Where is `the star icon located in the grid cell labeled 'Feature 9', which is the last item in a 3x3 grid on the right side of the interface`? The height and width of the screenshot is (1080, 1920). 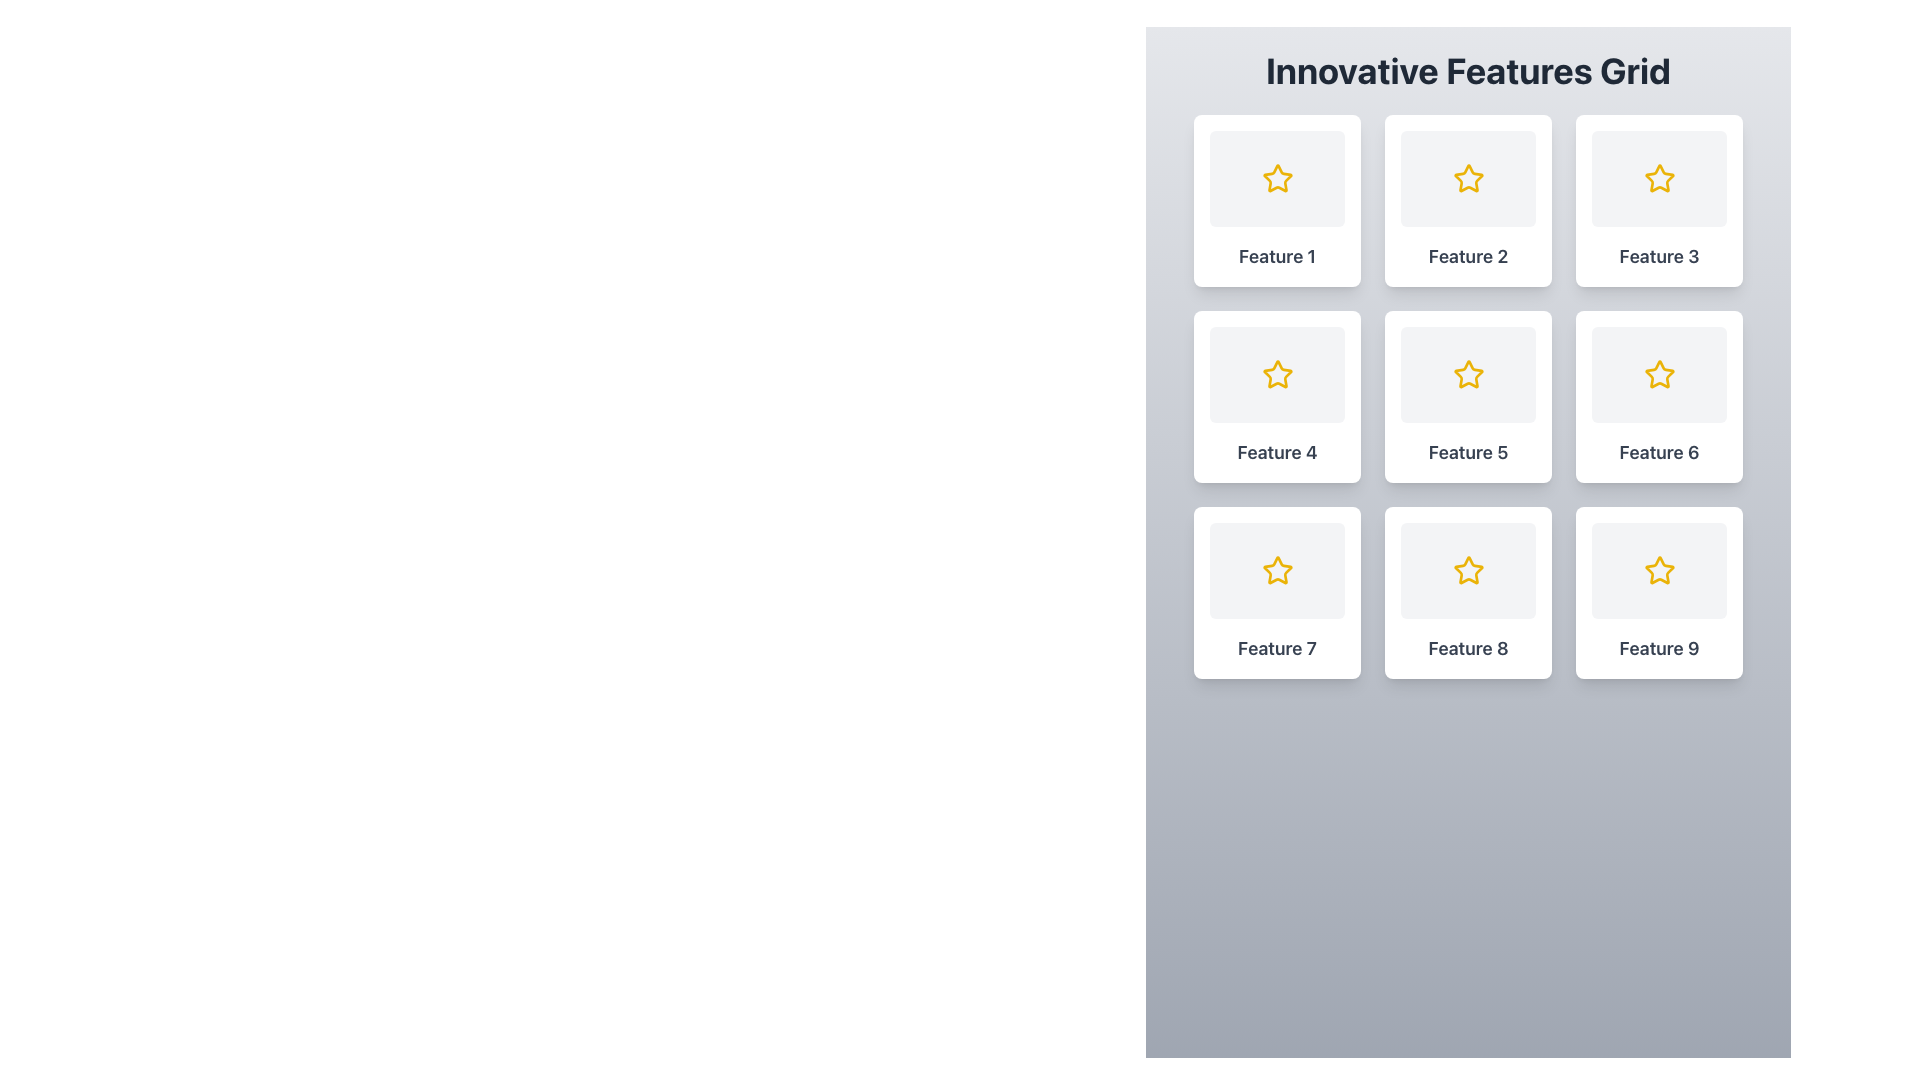
the star icon located in the grid cell labeled 'Feature 9', which is the last item in a 3x3 grid on the right side of the interface is located at coordinates (1659, 570).